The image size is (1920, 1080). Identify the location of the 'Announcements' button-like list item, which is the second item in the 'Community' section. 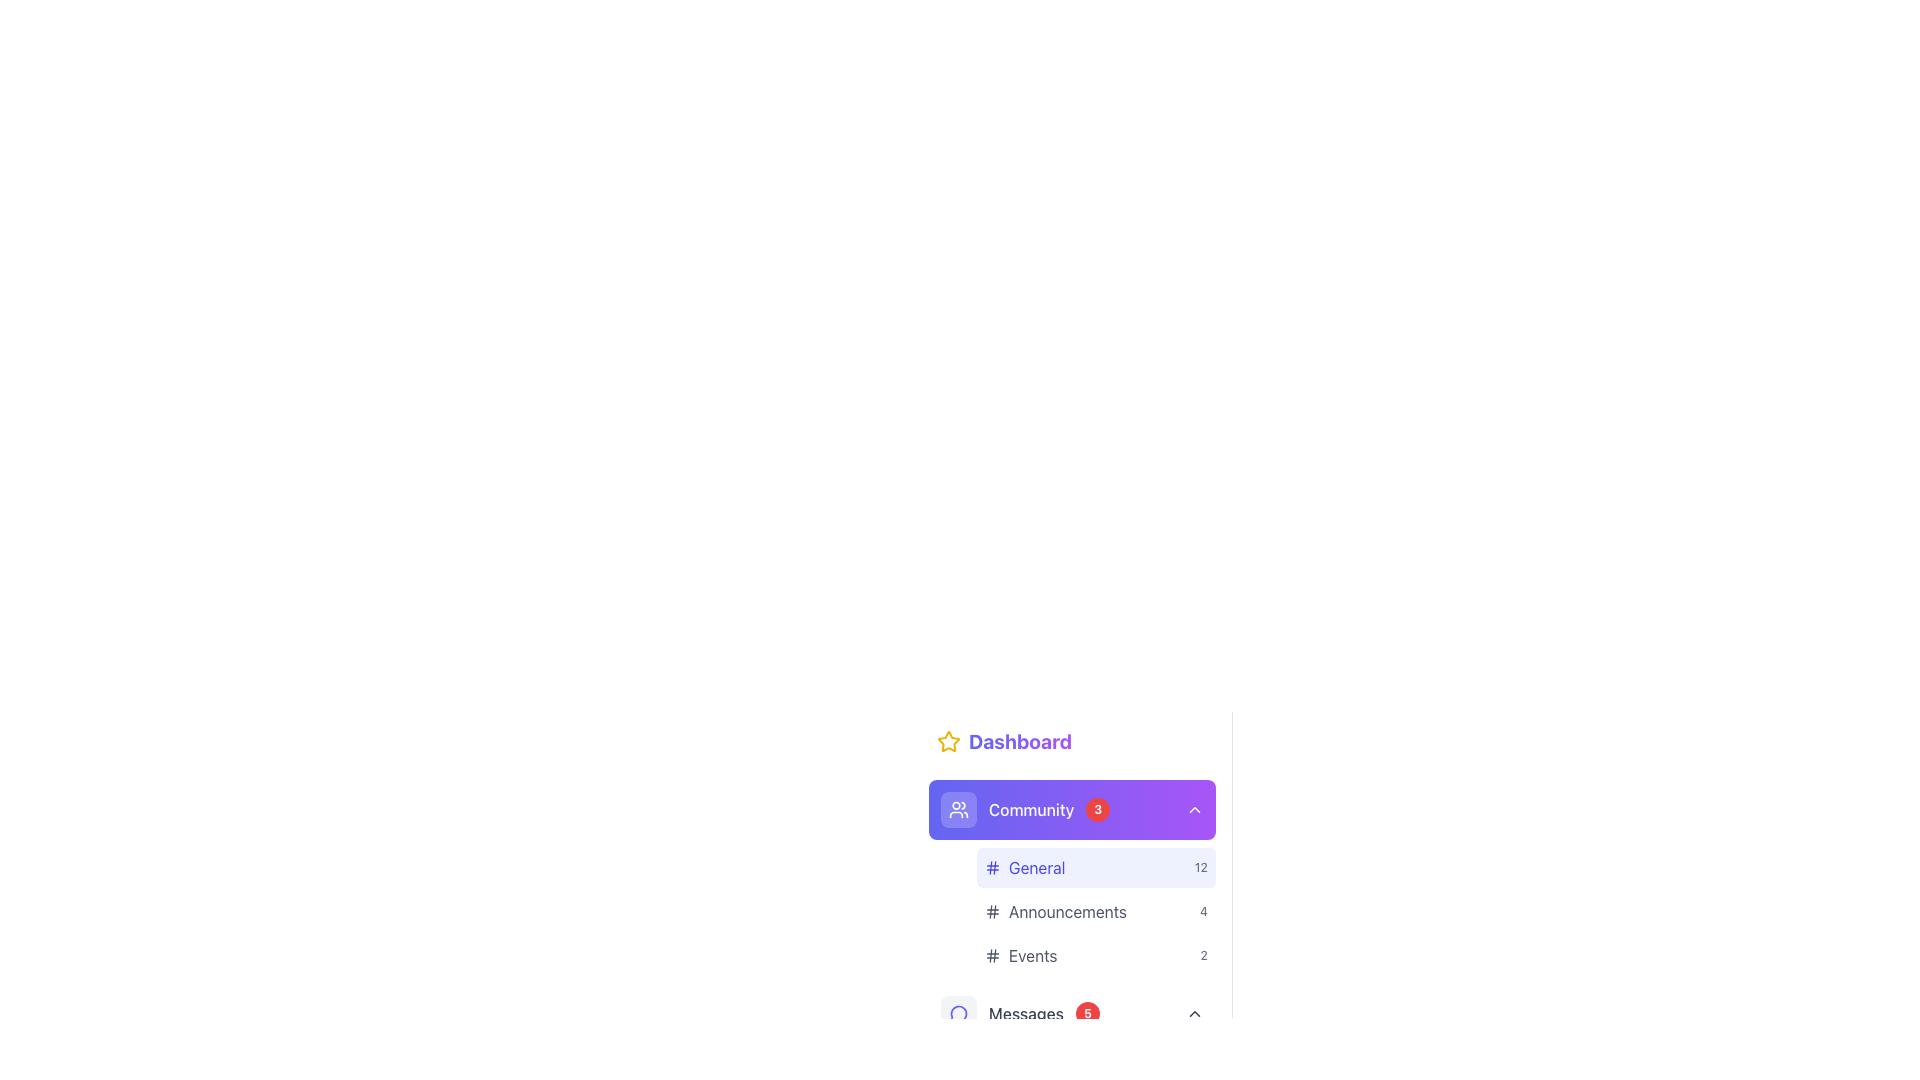
(1095, 911).